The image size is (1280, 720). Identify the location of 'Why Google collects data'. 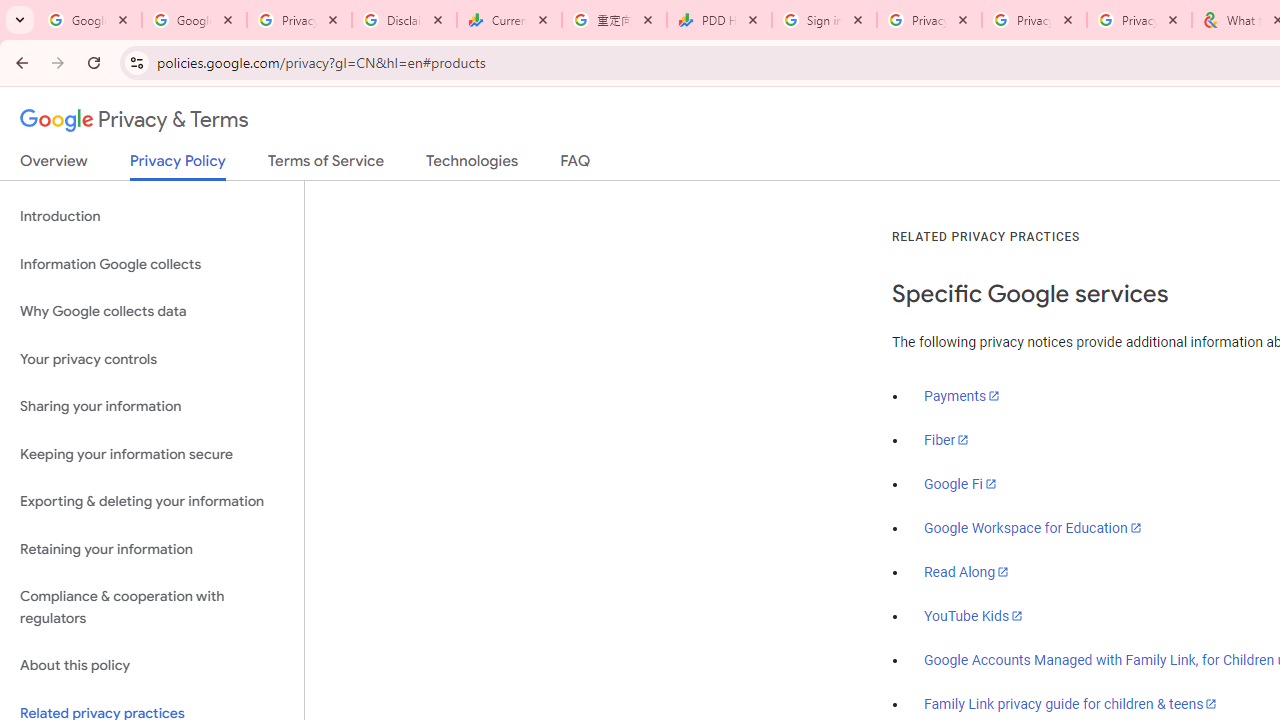
(151, 312).